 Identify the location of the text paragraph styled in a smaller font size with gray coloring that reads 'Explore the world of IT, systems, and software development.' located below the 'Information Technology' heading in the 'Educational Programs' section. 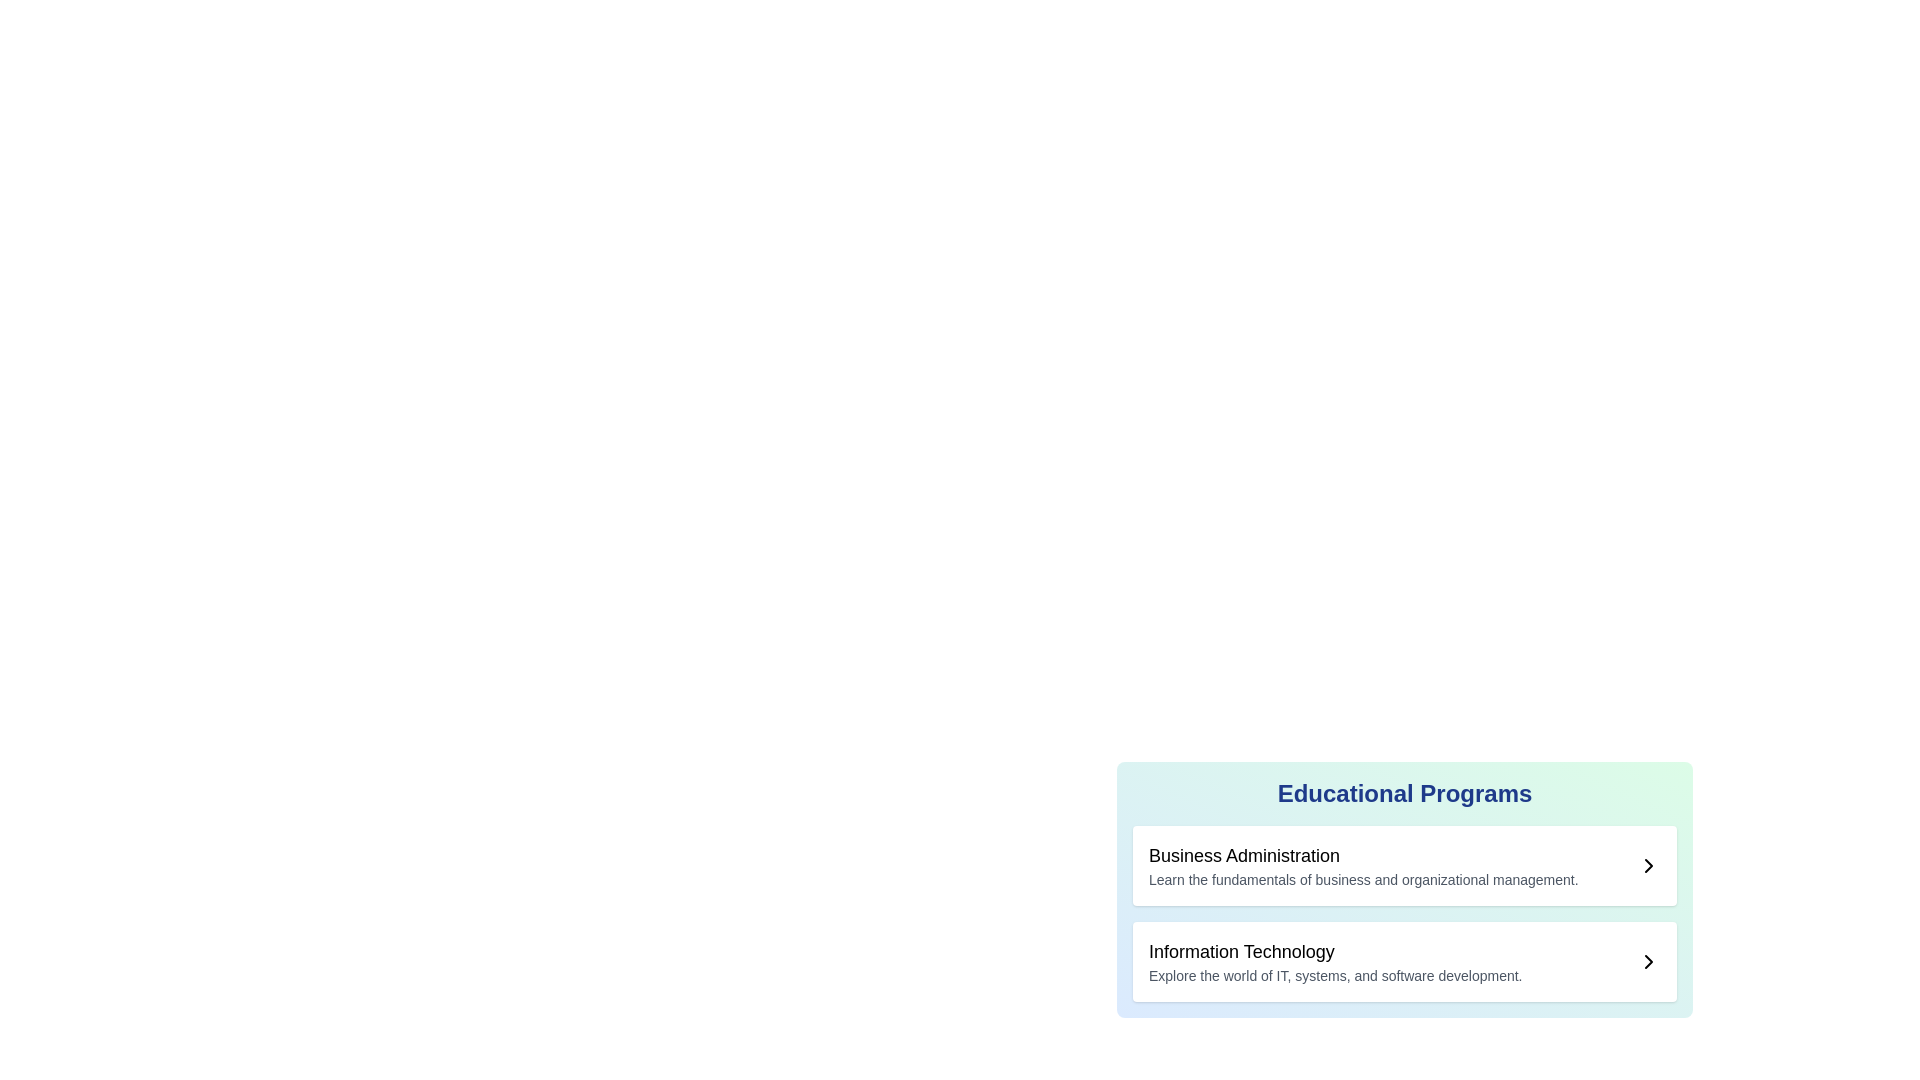
(1335, 974).